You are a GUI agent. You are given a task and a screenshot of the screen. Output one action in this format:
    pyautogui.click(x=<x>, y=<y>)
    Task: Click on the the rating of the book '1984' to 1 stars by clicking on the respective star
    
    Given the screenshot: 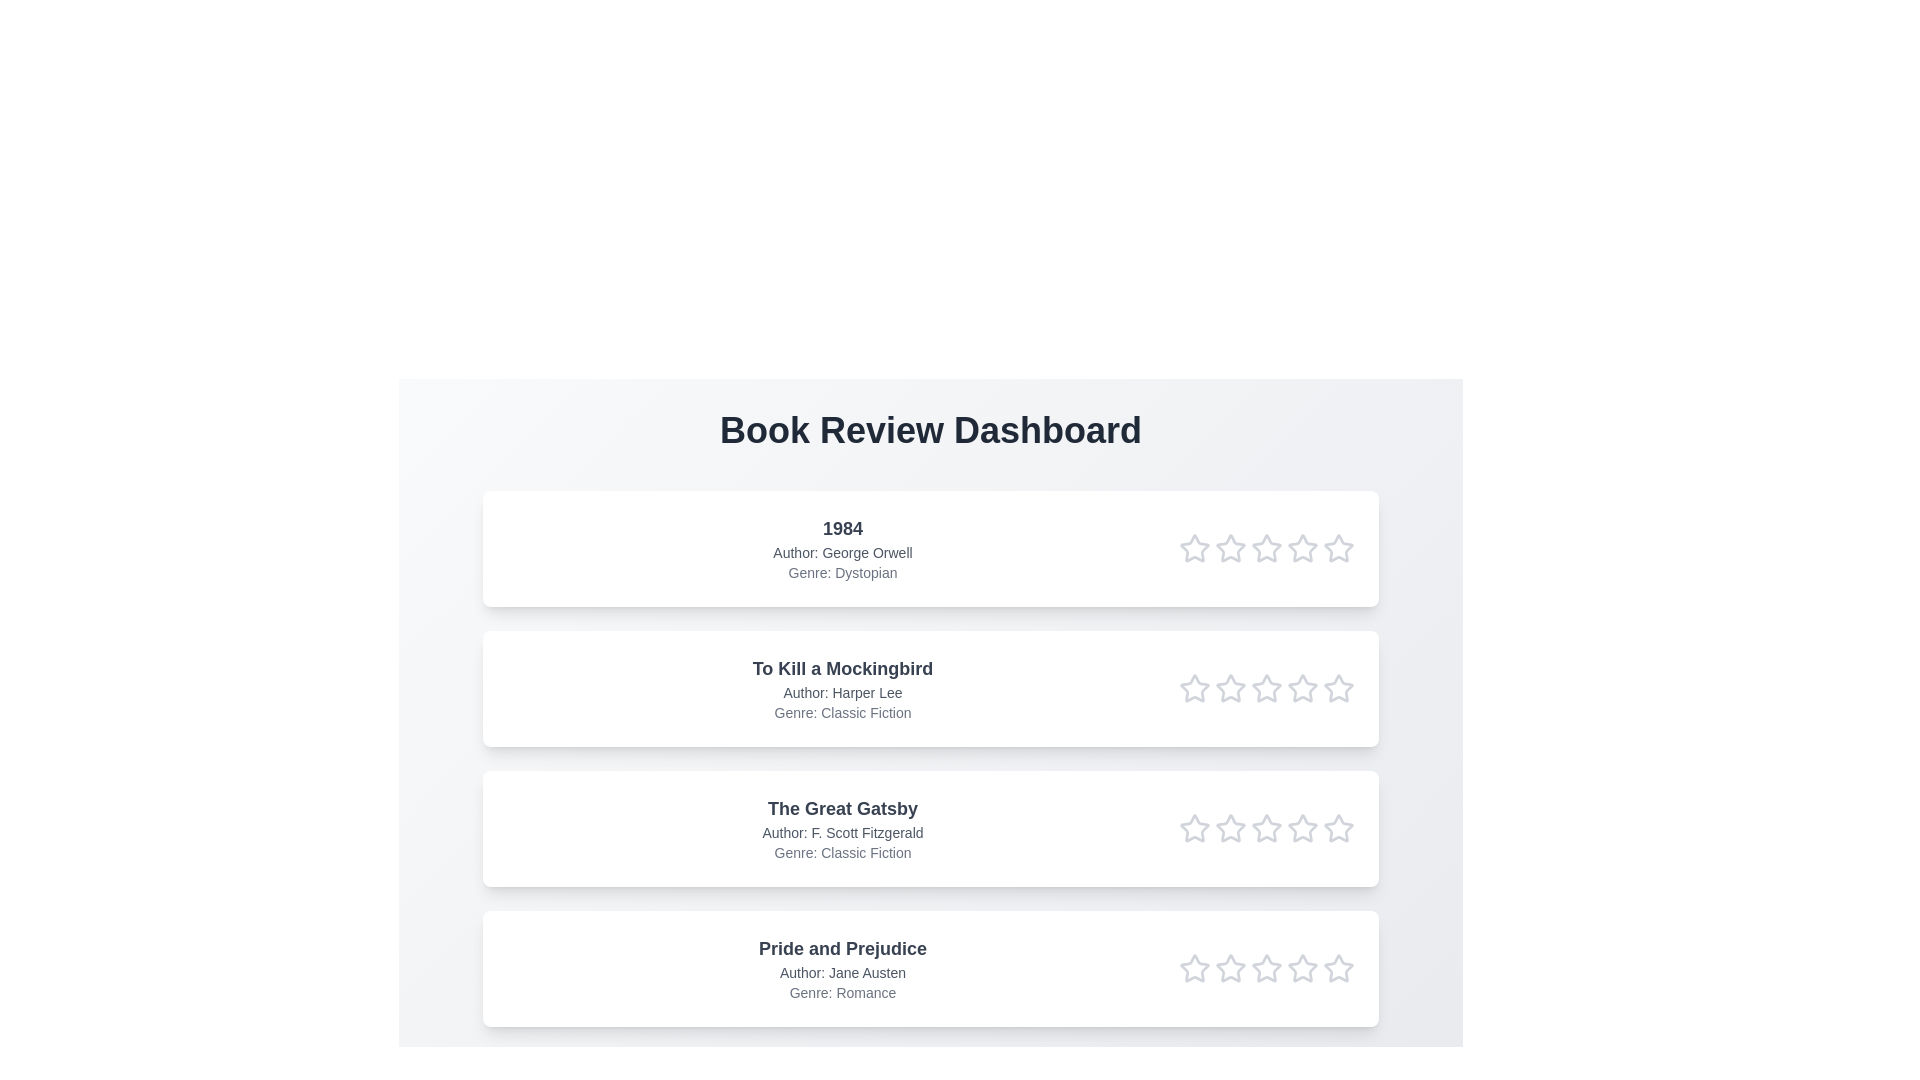 What is the action you would take?
    pyautogui.click(x=1195, y=548)
    